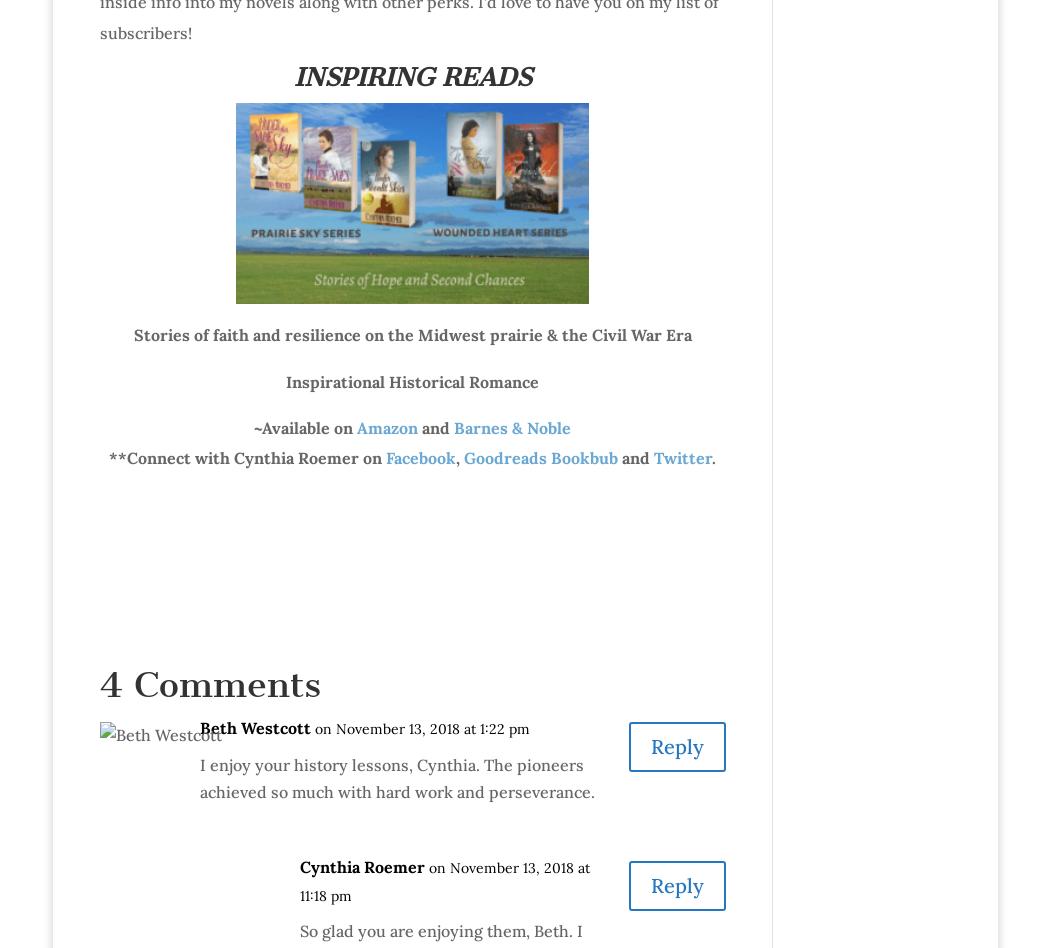 The image size is (1050, 948). I want to click on '4 Comments', so click(208, 682).